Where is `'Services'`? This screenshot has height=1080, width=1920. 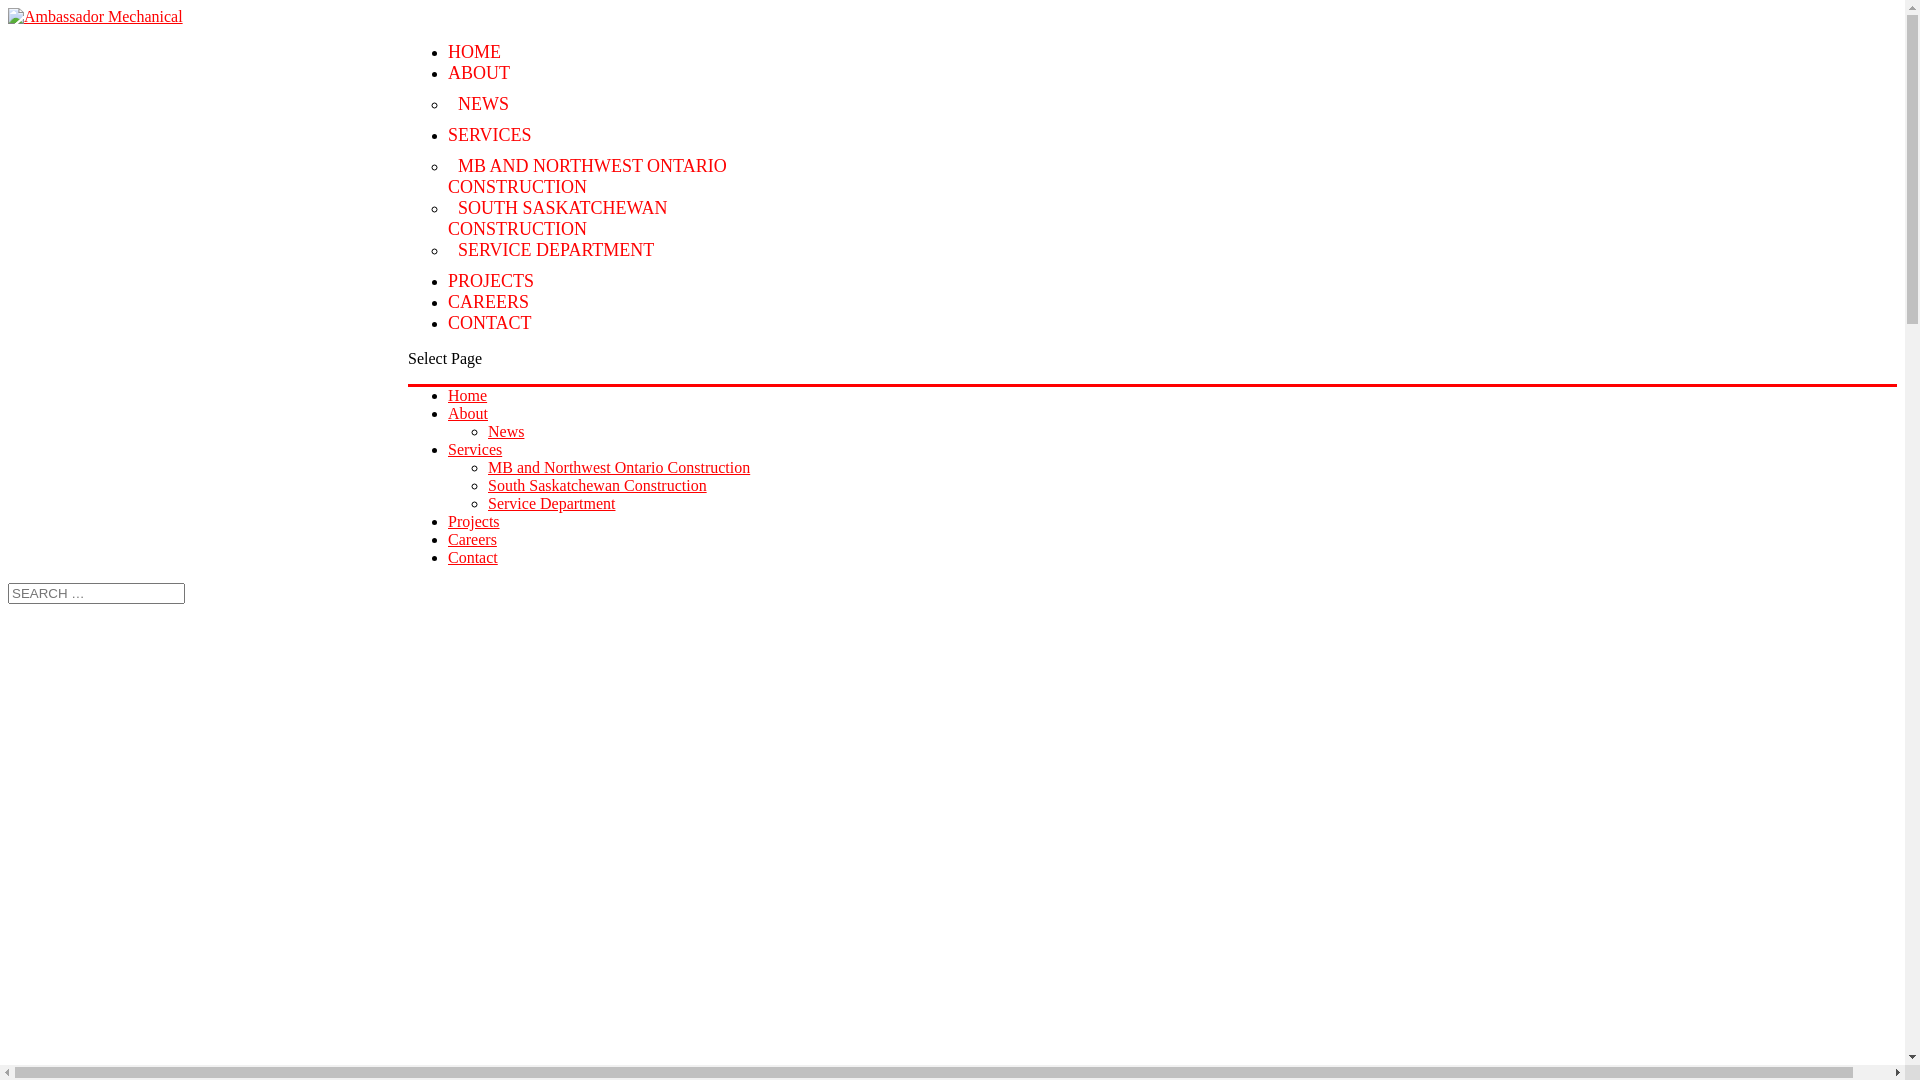 'Services' is located at coordinates (474, 448).